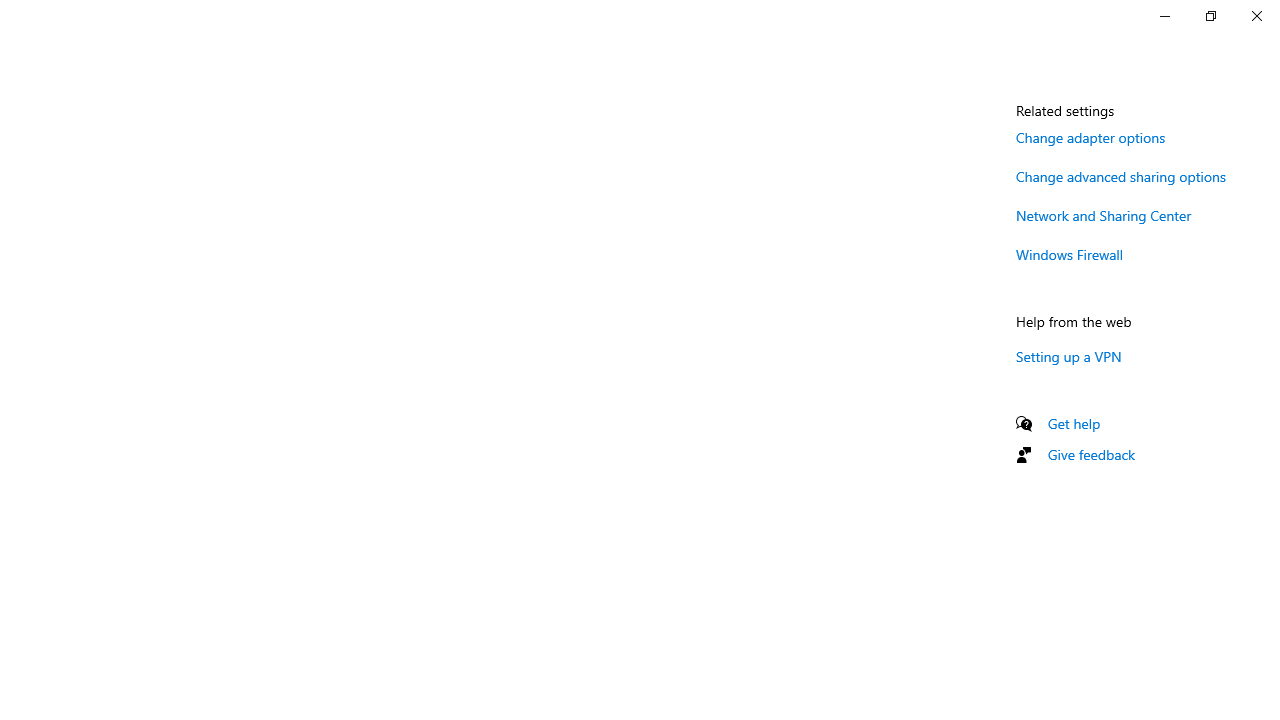 The image size is (1280, 720). I want to click on 'Network and Sharing Center', so click(1103, 215).